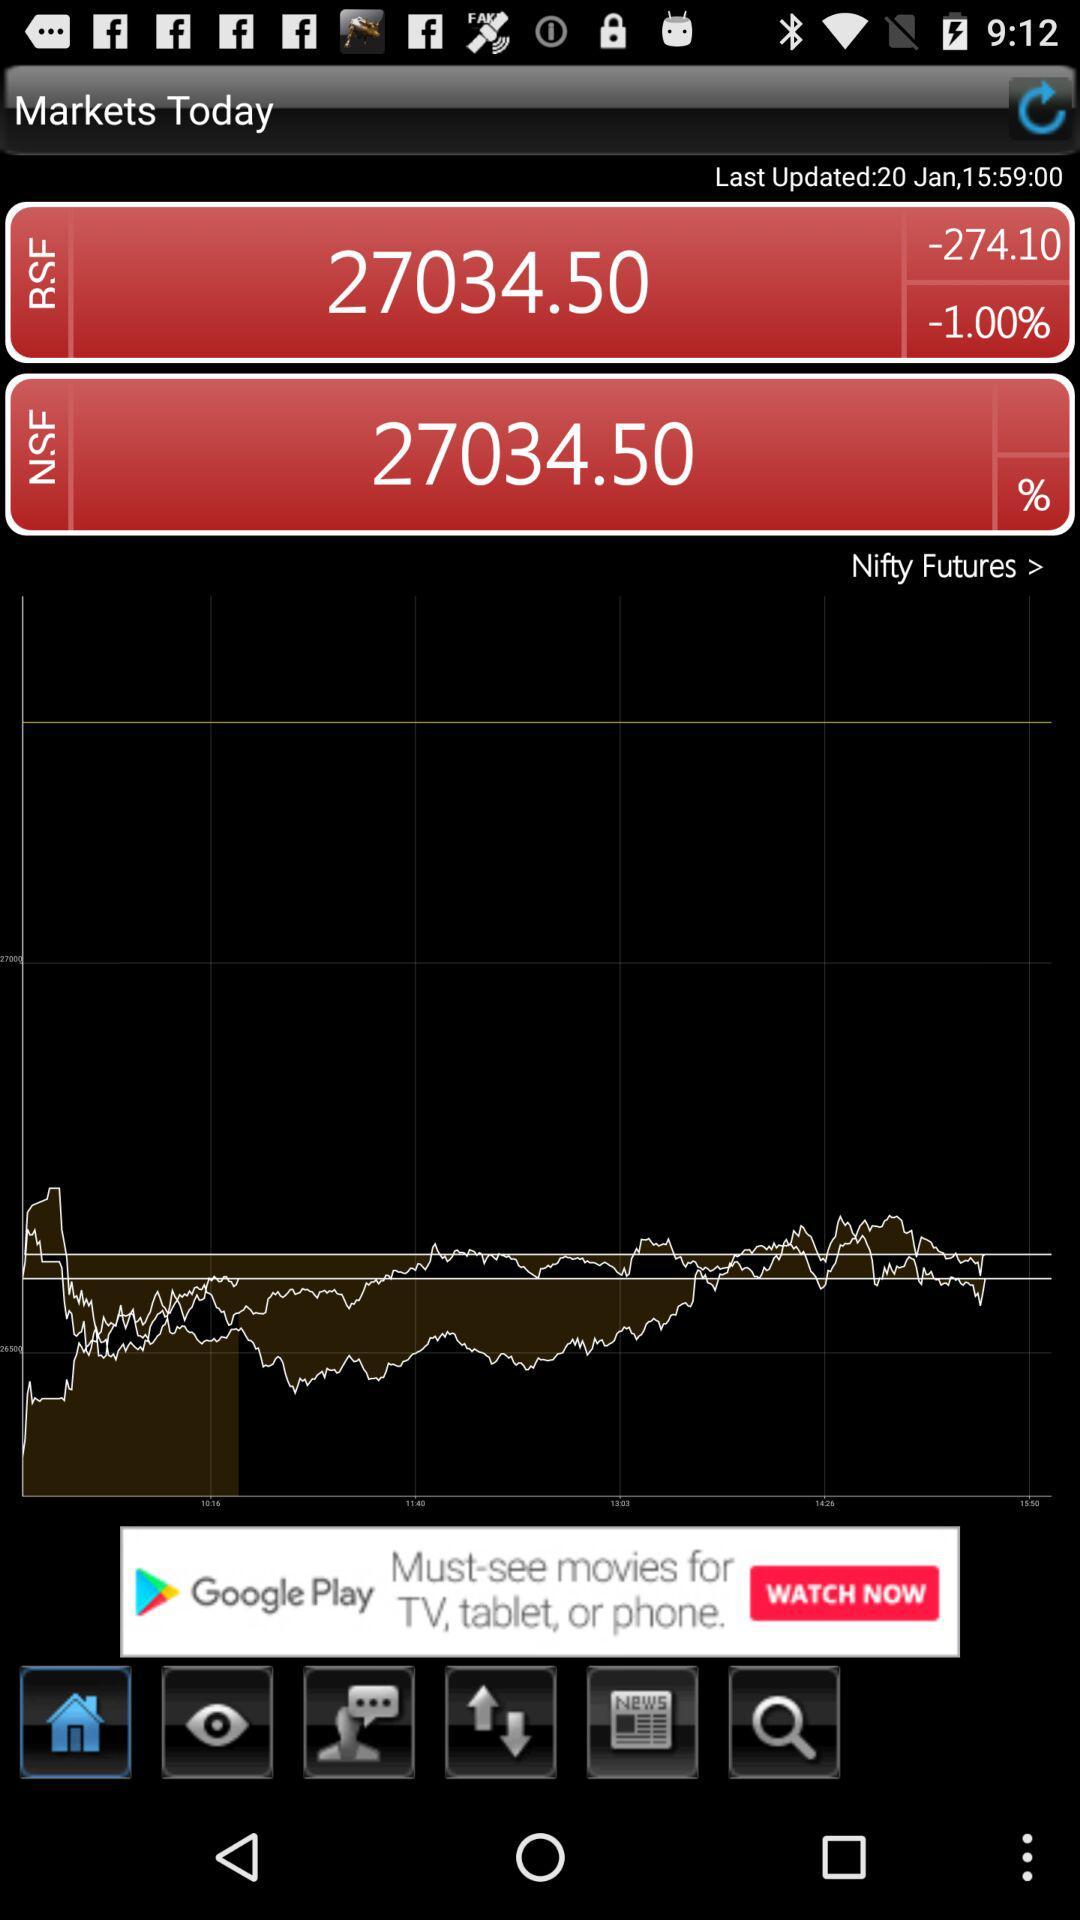  Describe the element at coordinates (358, 1727) in the screenshot. I see `the third icon from the bottom left` at that location.